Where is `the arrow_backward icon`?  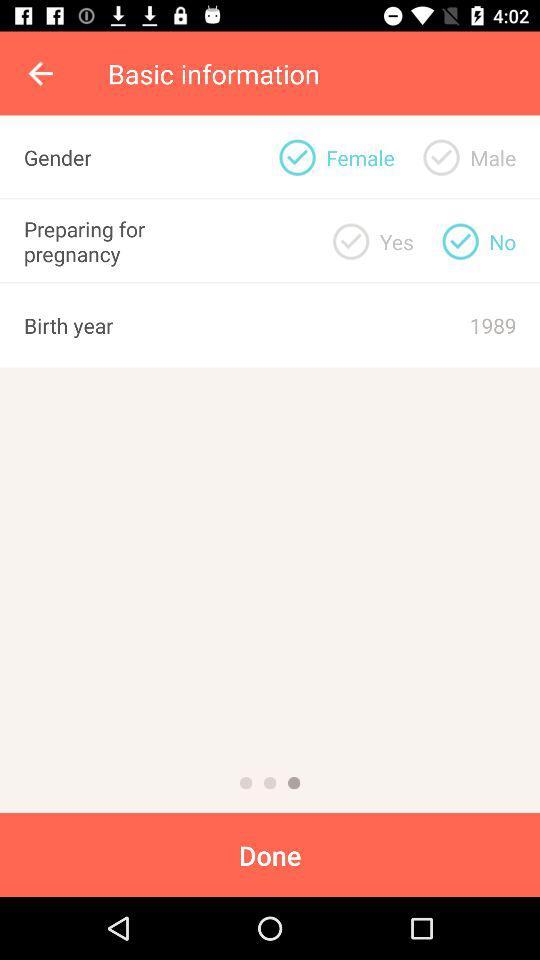 the arrow_backward icon is located at coordinates (42, 73).